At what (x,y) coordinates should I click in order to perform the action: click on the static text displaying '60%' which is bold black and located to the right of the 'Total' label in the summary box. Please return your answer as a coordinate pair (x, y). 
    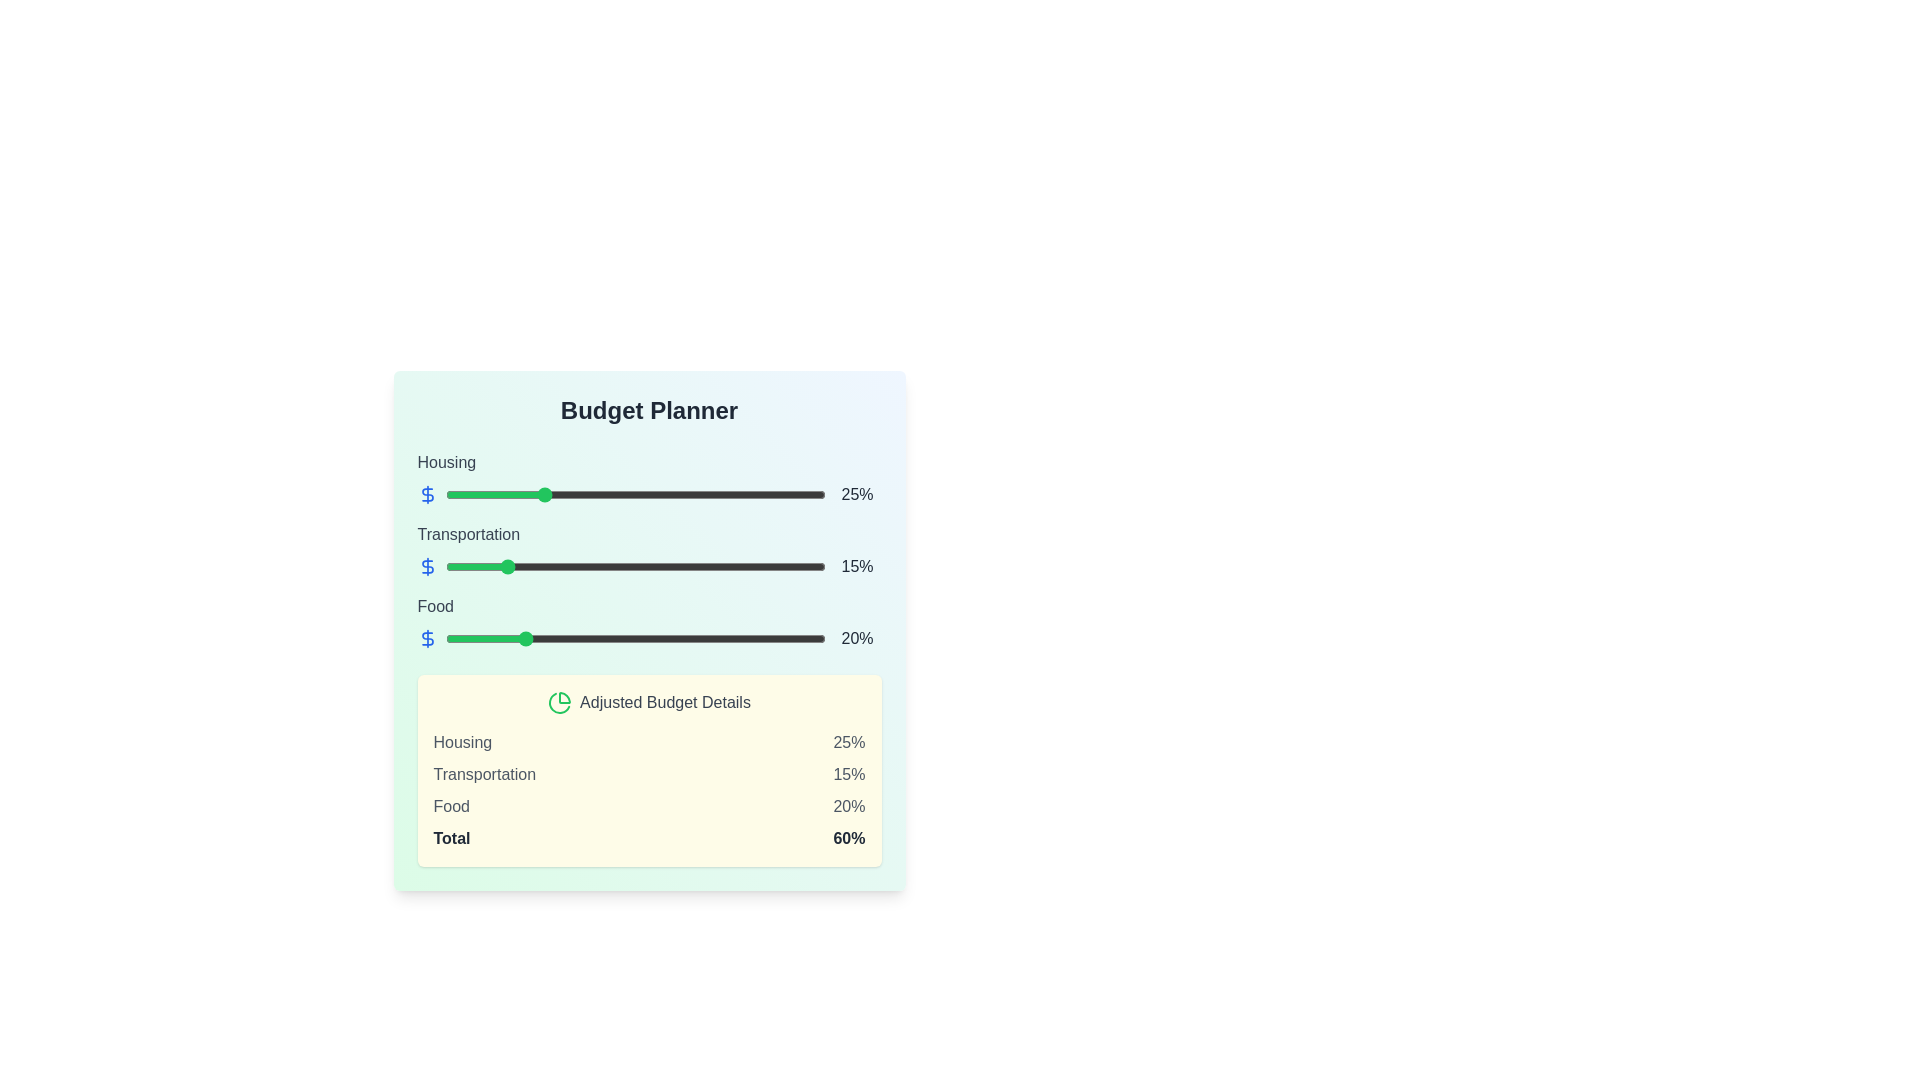
    Looking at the image, I should click on (849, 839).